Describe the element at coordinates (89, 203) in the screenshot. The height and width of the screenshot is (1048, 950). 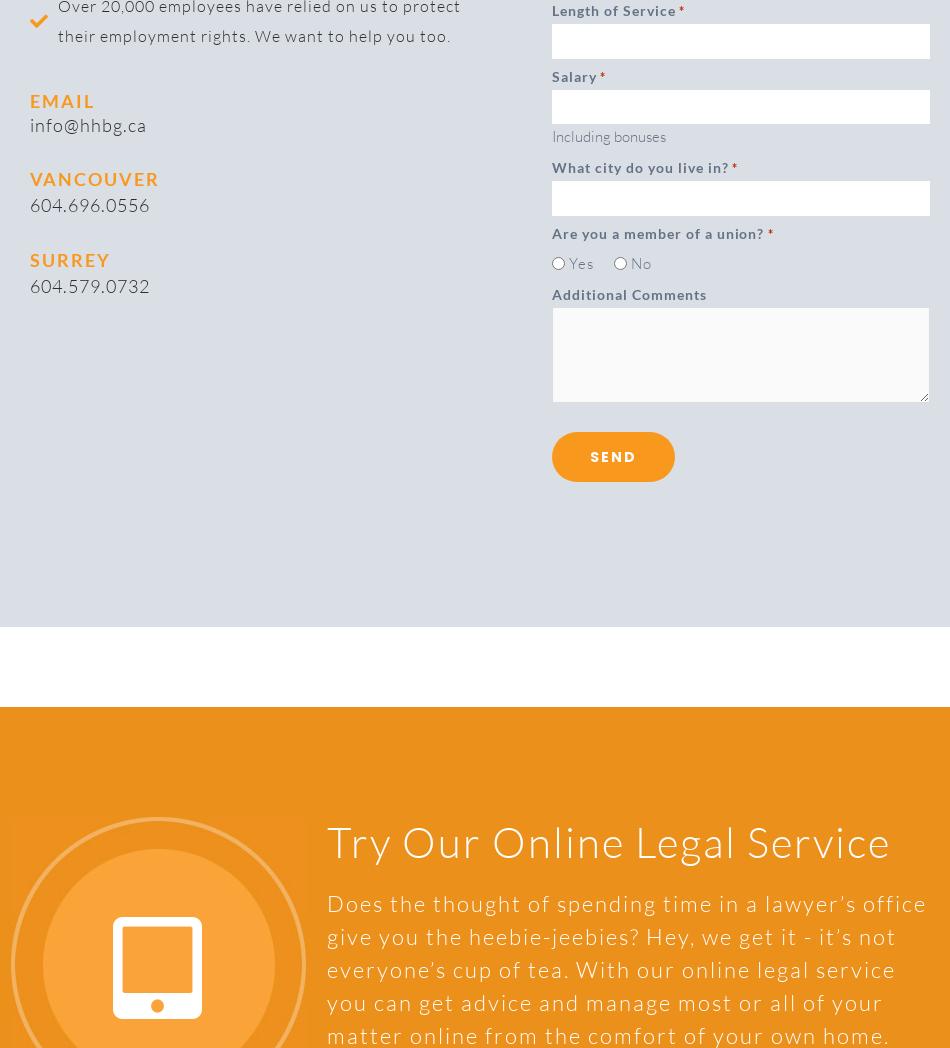
I see `'604.696.0556'` at that location.